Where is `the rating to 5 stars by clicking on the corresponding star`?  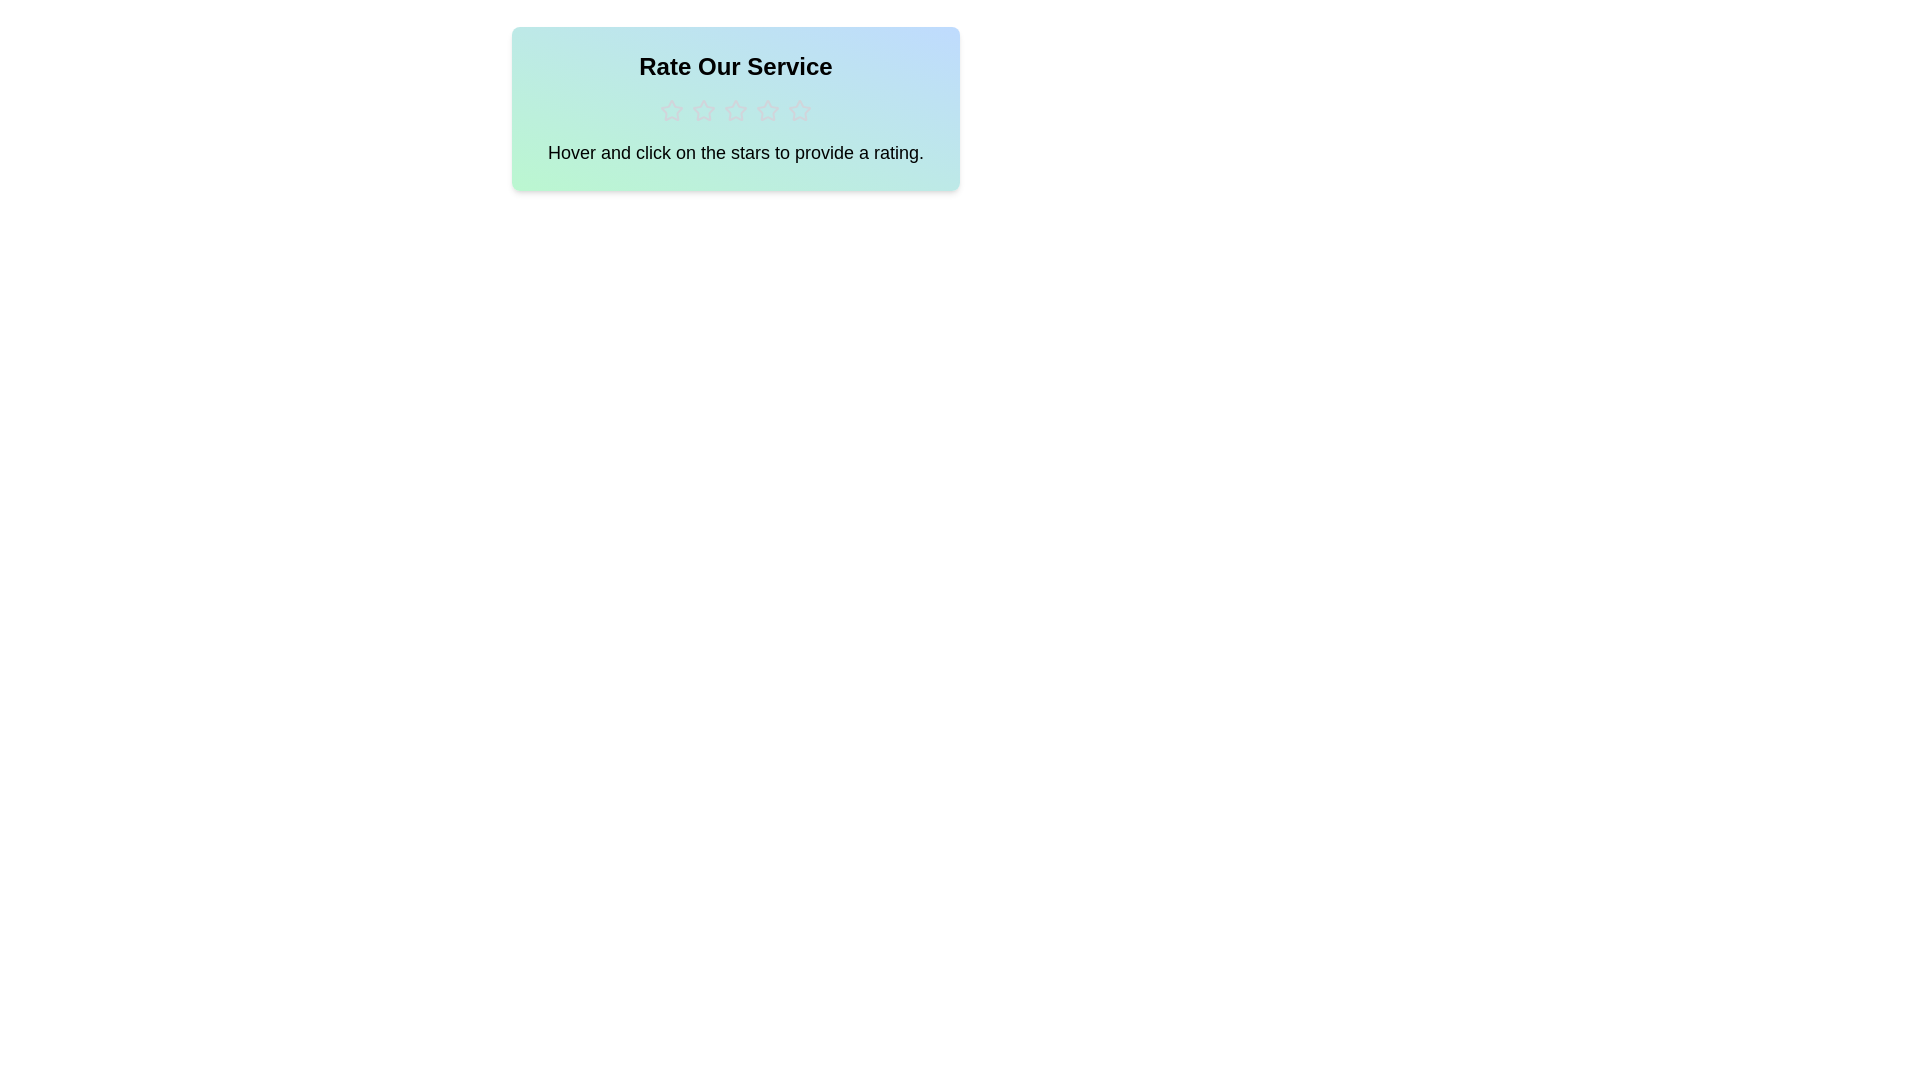
the rating to 5 stars by clicking on the corresponding star is located at coordinates (800, 111).